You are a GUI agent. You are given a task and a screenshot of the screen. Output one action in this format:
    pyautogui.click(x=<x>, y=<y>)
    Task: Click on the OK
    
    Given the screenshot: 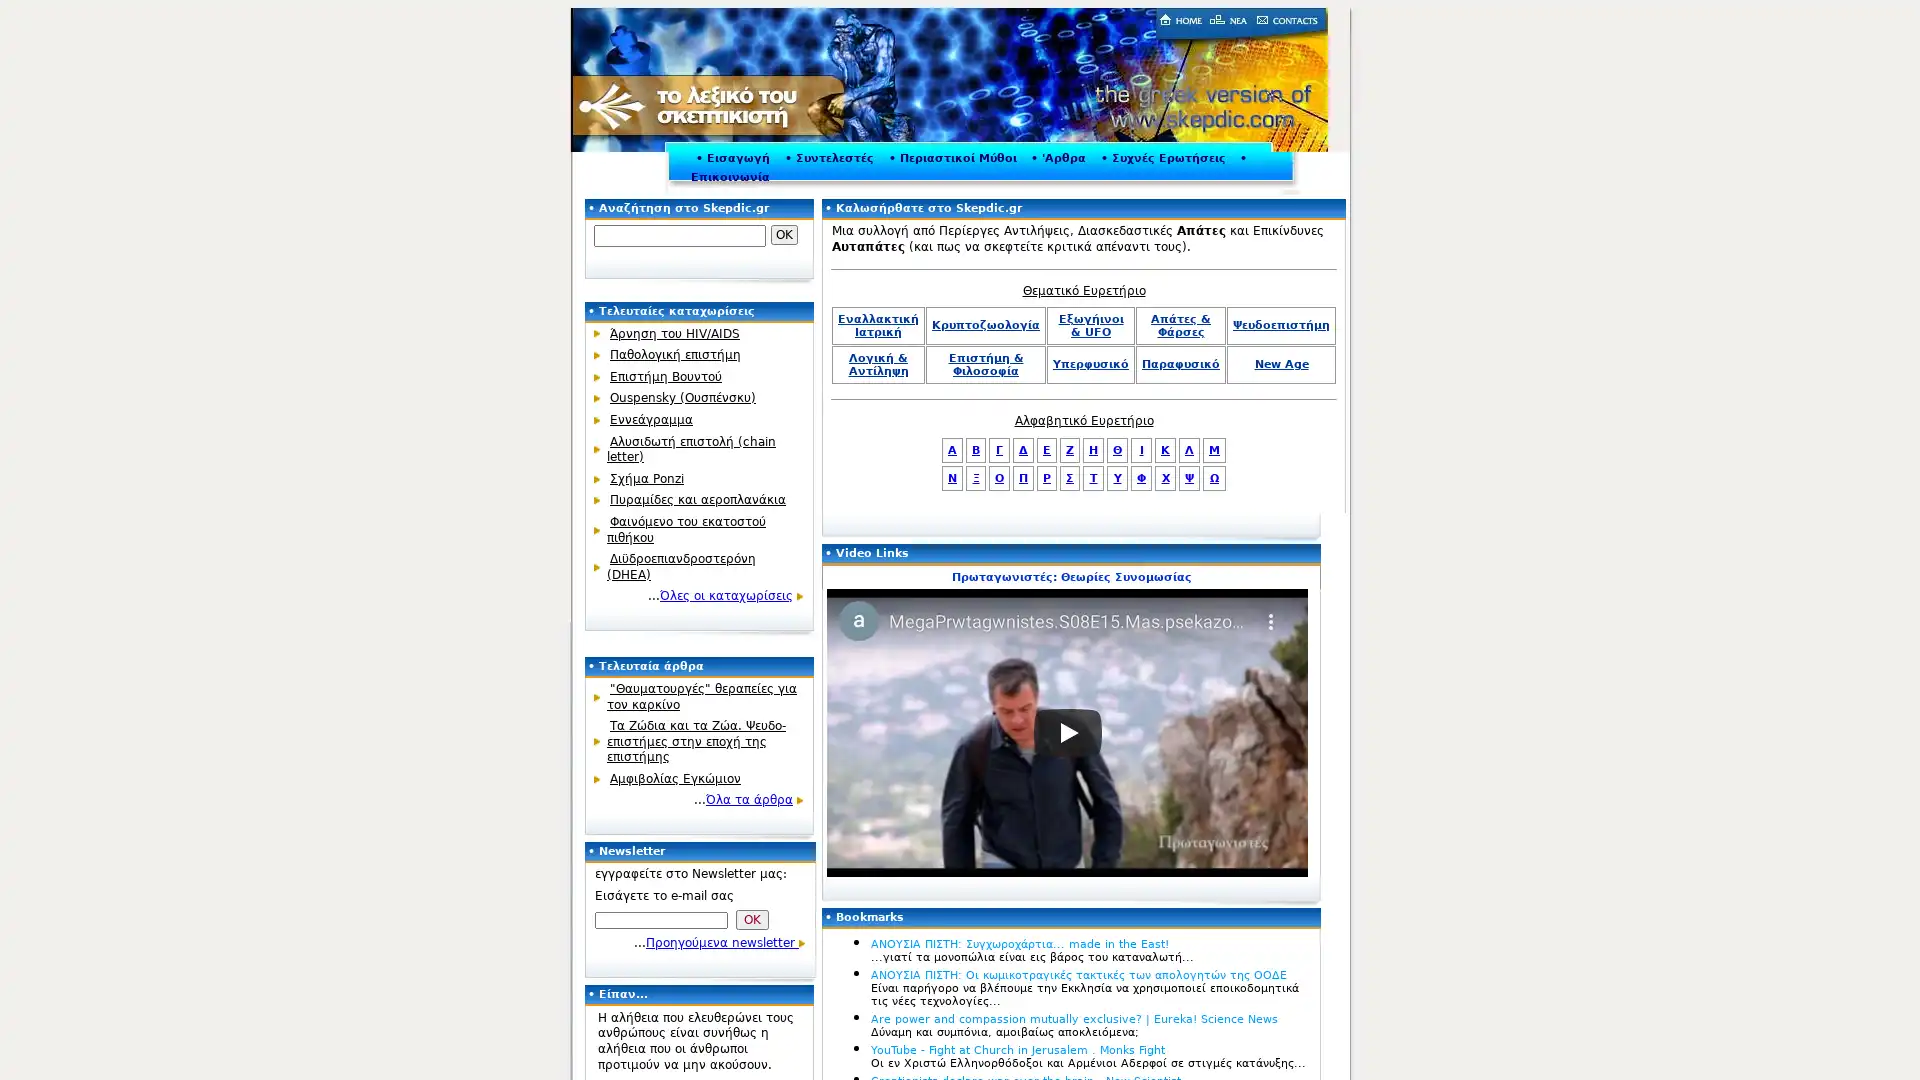 What is the action you would take?
    pyautogui.click(x=783, y=234)
    